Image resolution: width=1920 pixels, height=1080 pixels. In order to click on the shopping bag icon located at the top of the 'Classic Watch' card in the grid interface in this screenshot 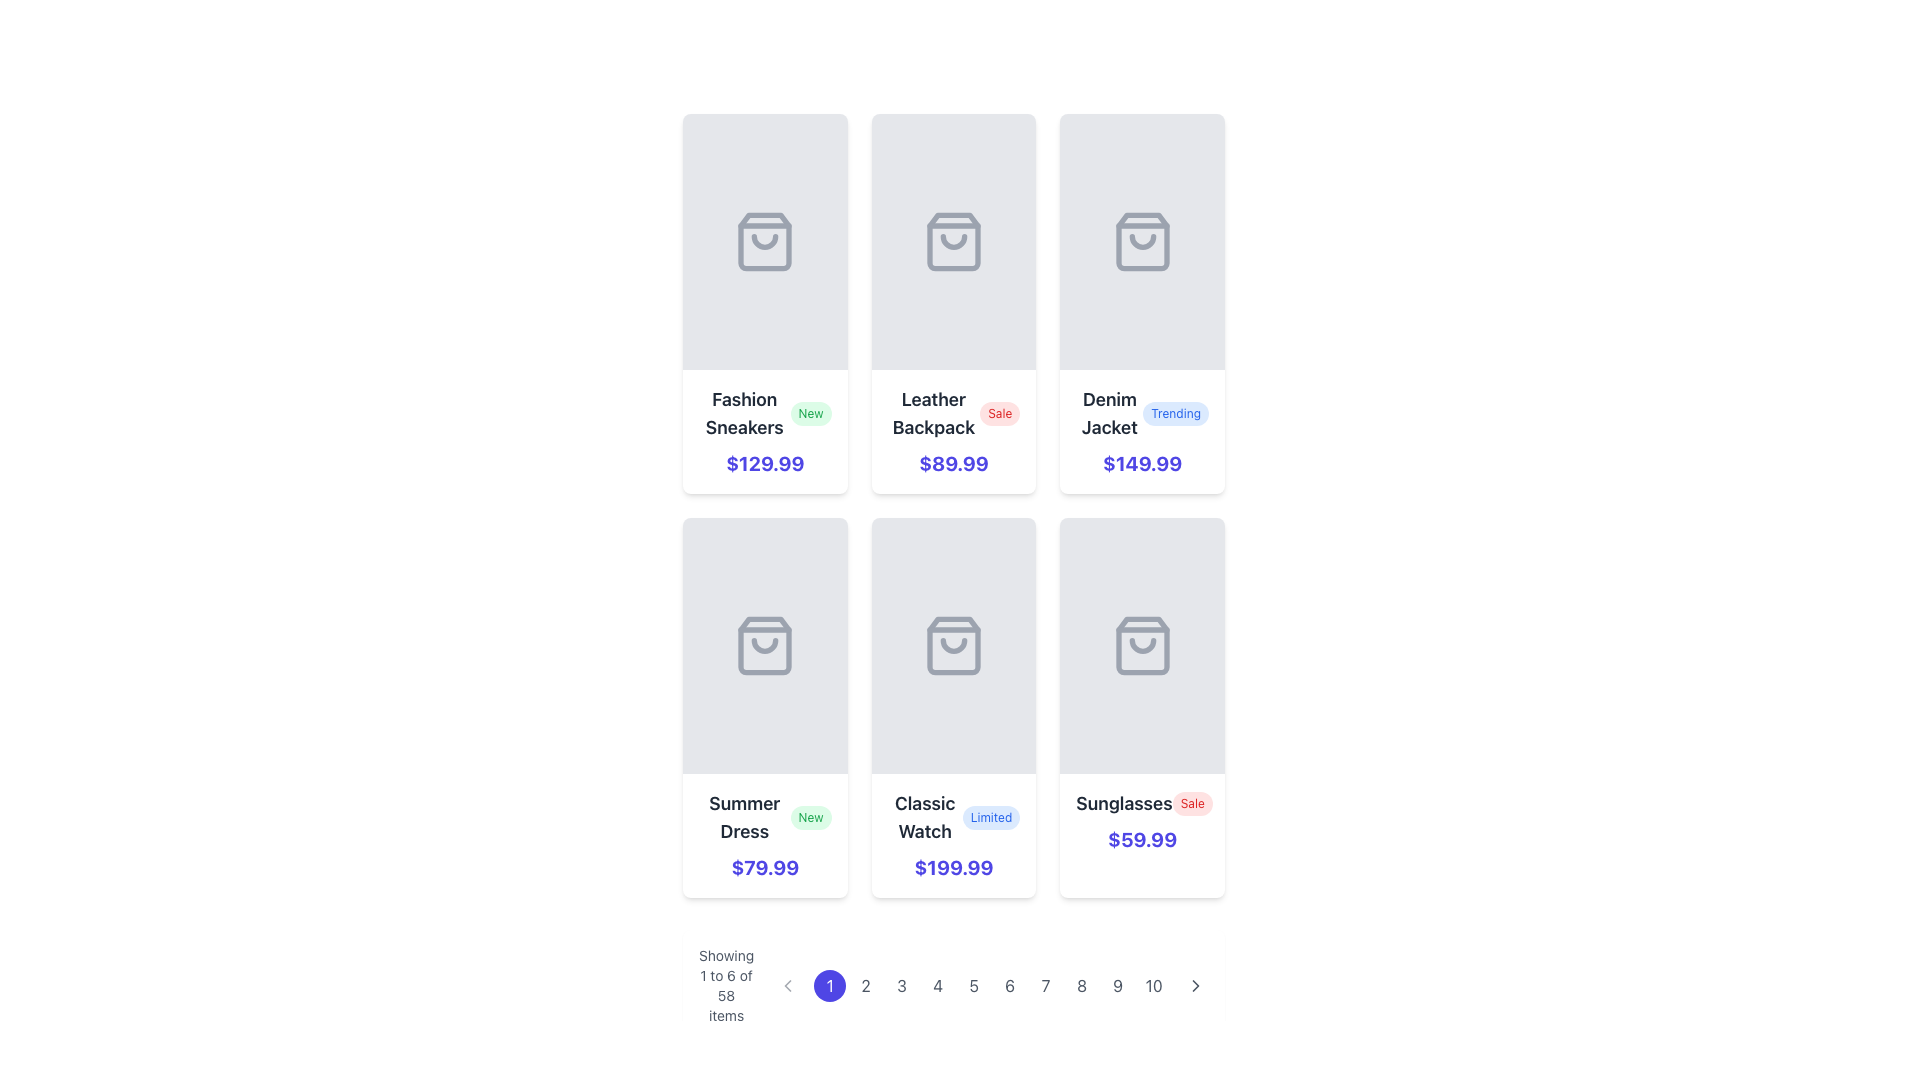, I will do `click(953, 645)`.